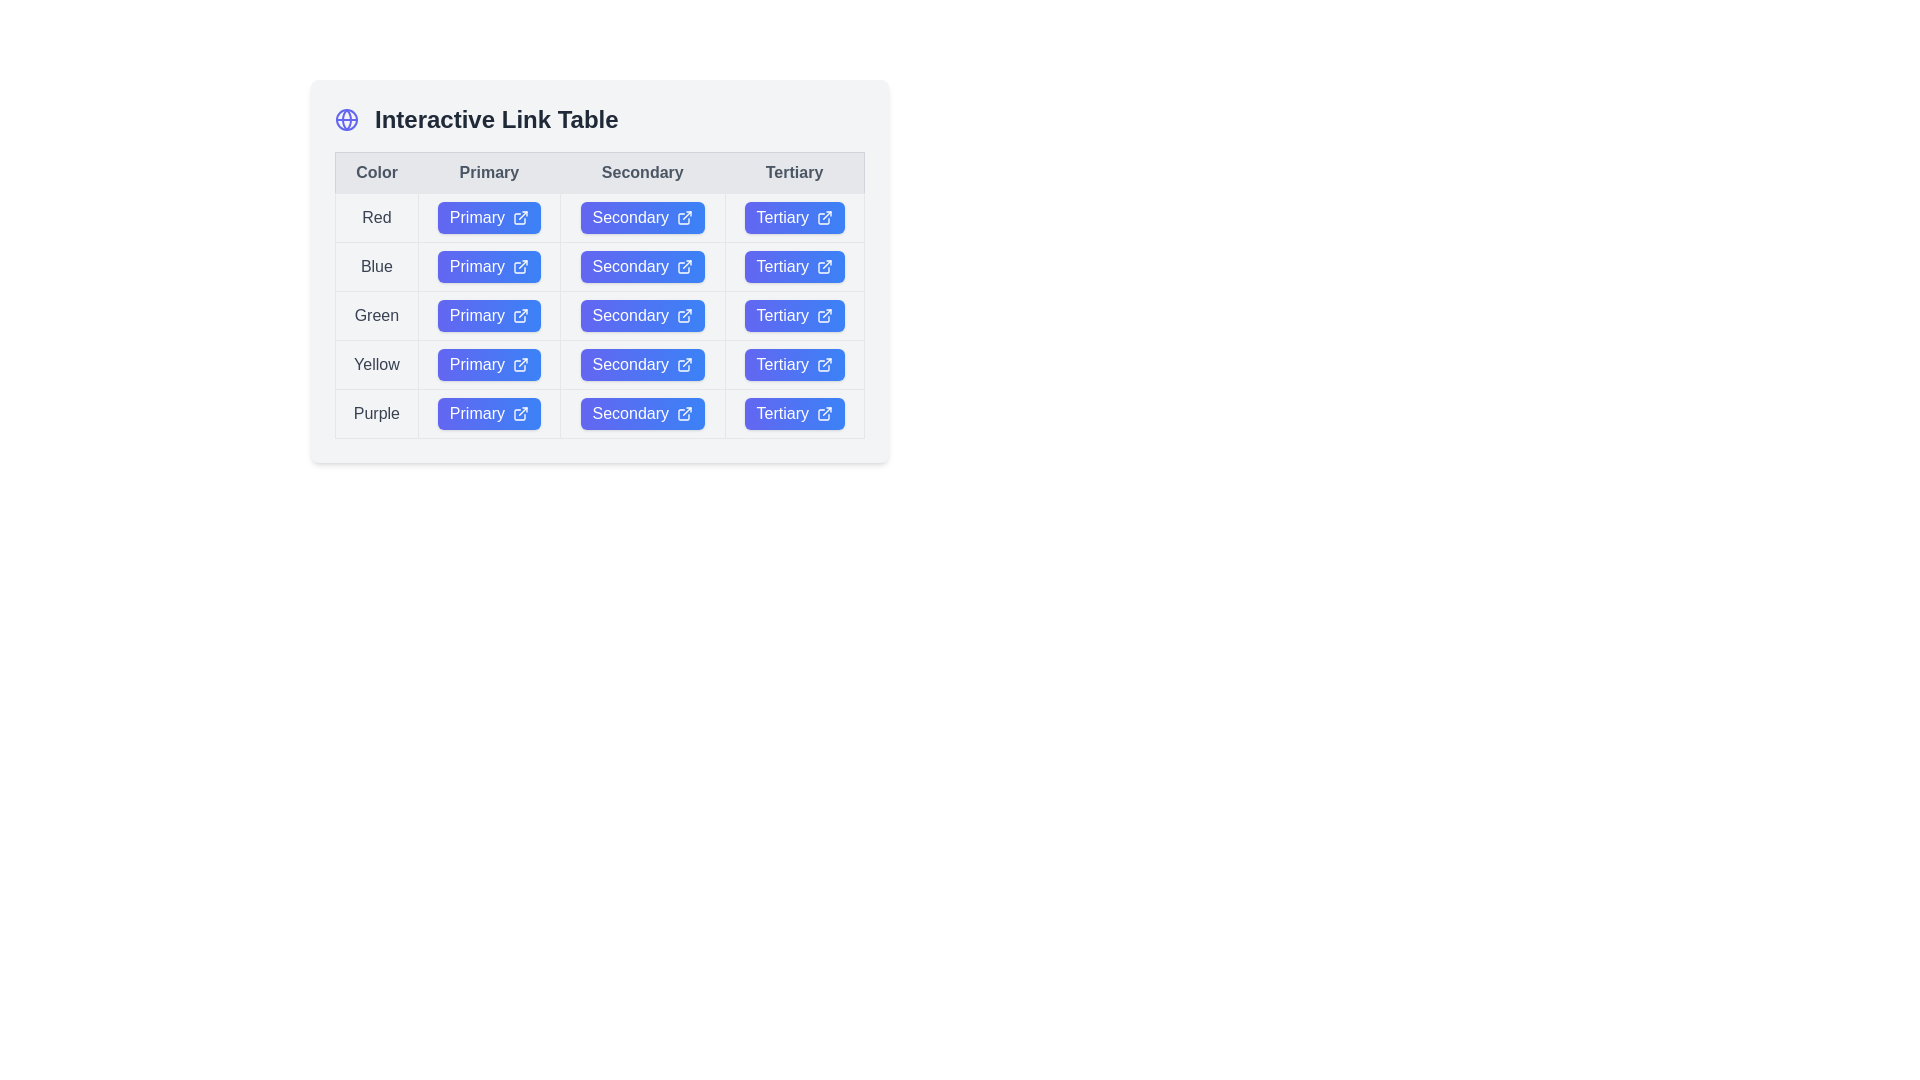 This screenshot has height=1080, width=1920. What do you see at coordinates (781, 412) in the screenshot?
I see `label text within the interactive button located in the fifth row and third column of the table layout` at bounding box center [781, 412].